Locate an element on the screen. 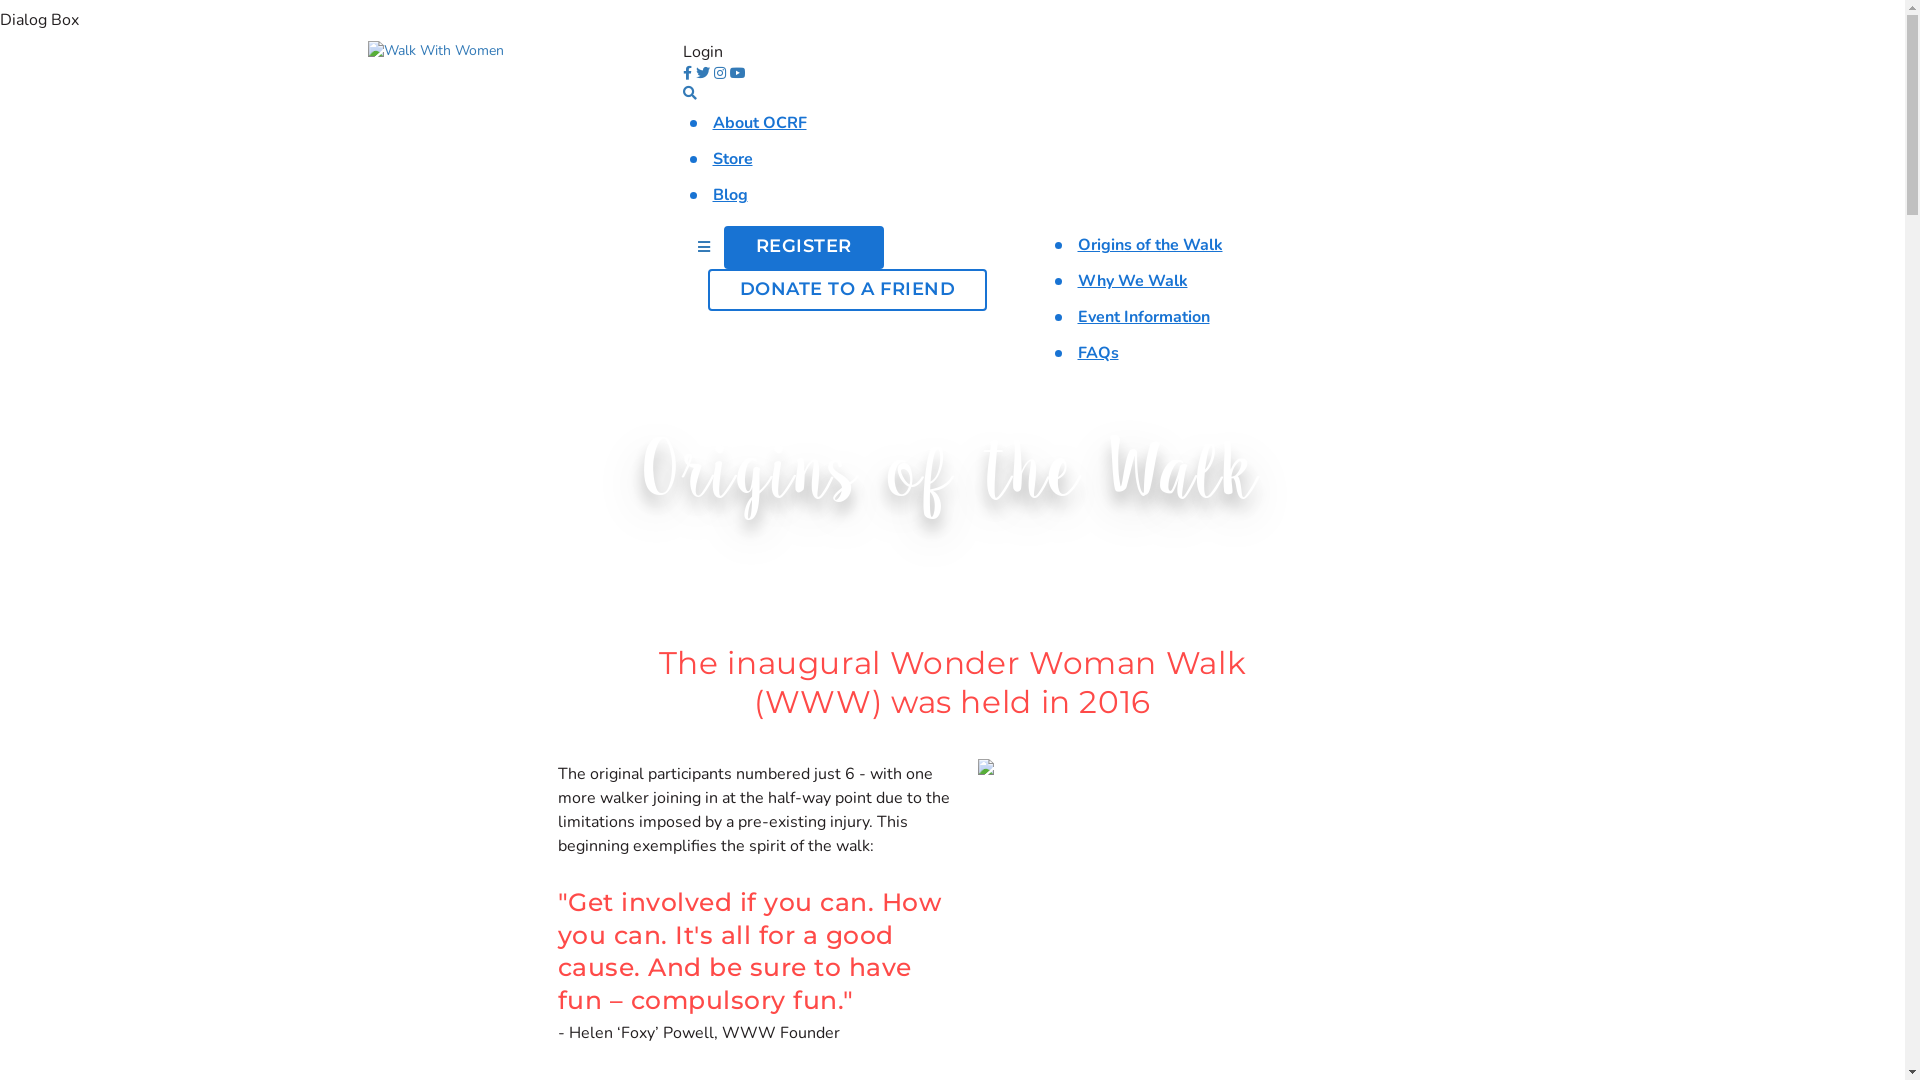 The height and width of the screenshot is (1080, 1920). 'Login' is located at coordinates (701, 51).